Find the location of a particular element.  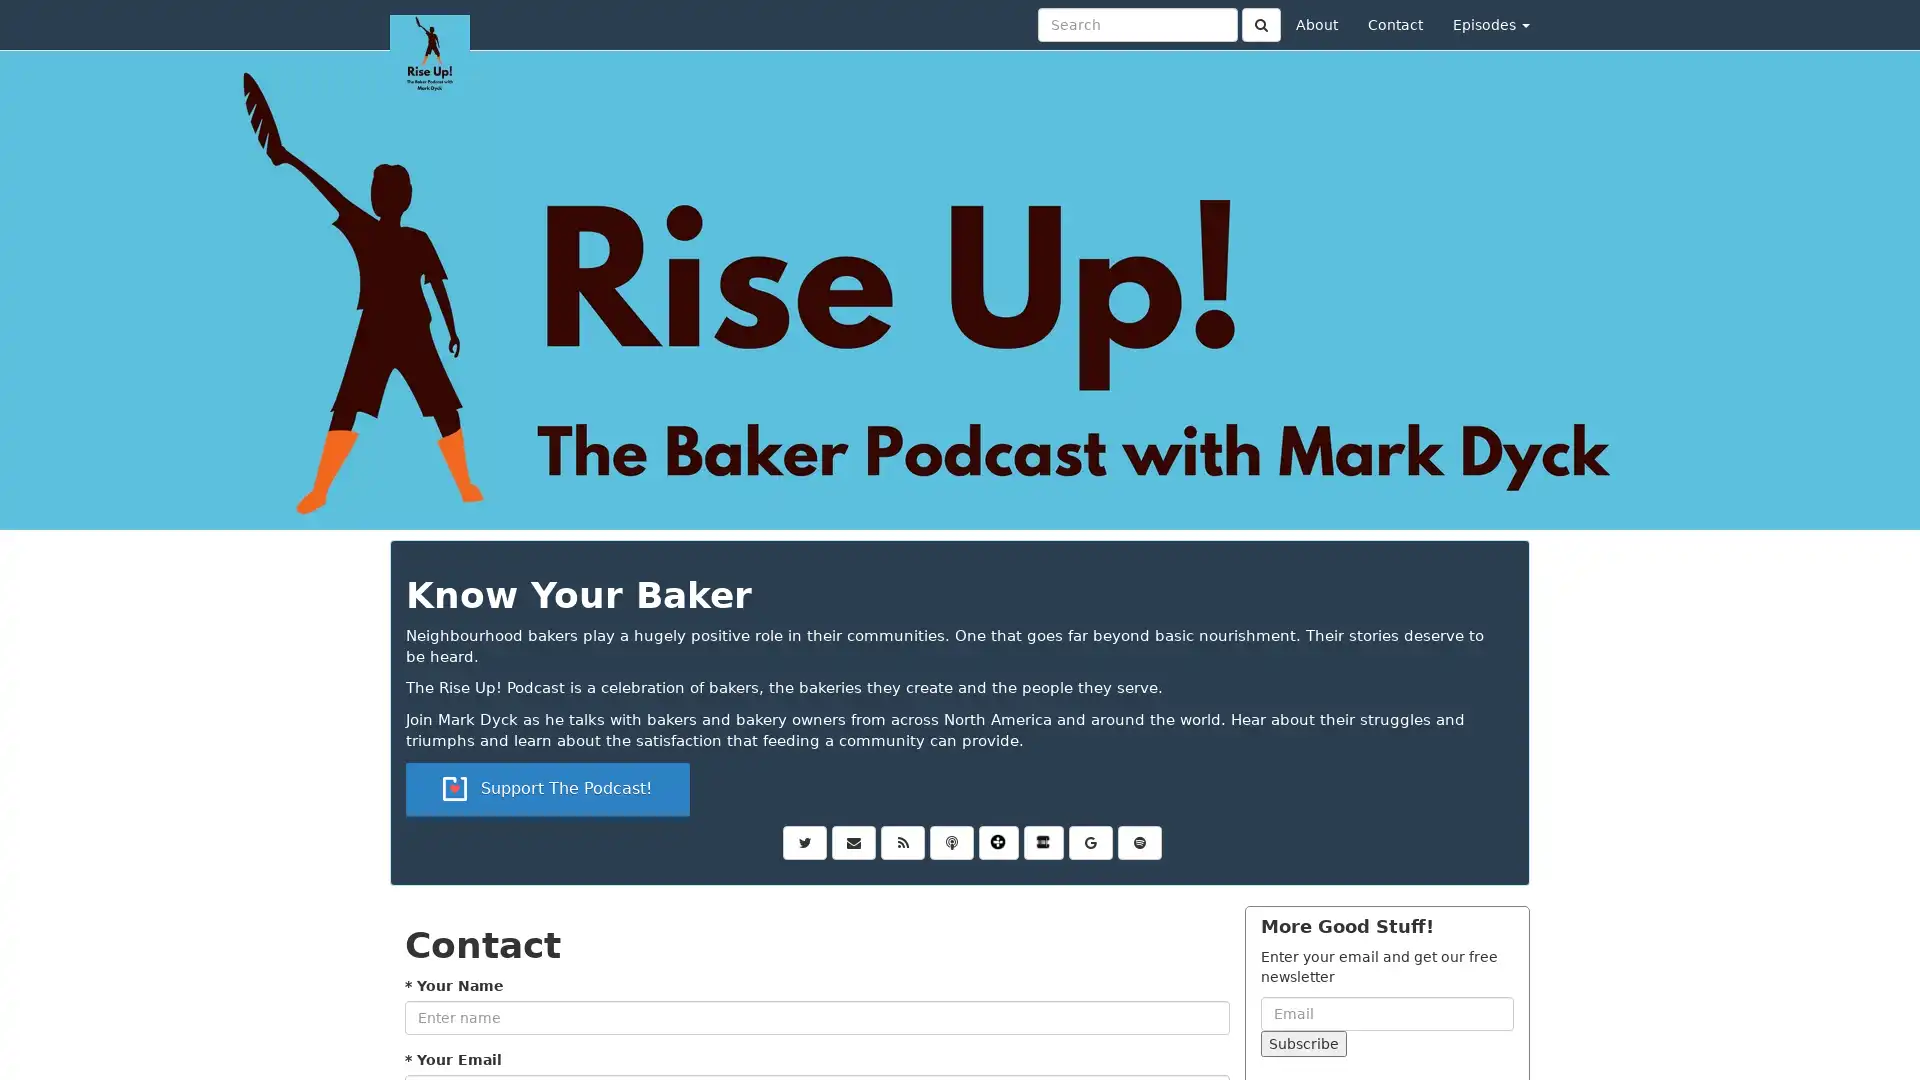

Subscribe is located at coordinates (1304, 1041).